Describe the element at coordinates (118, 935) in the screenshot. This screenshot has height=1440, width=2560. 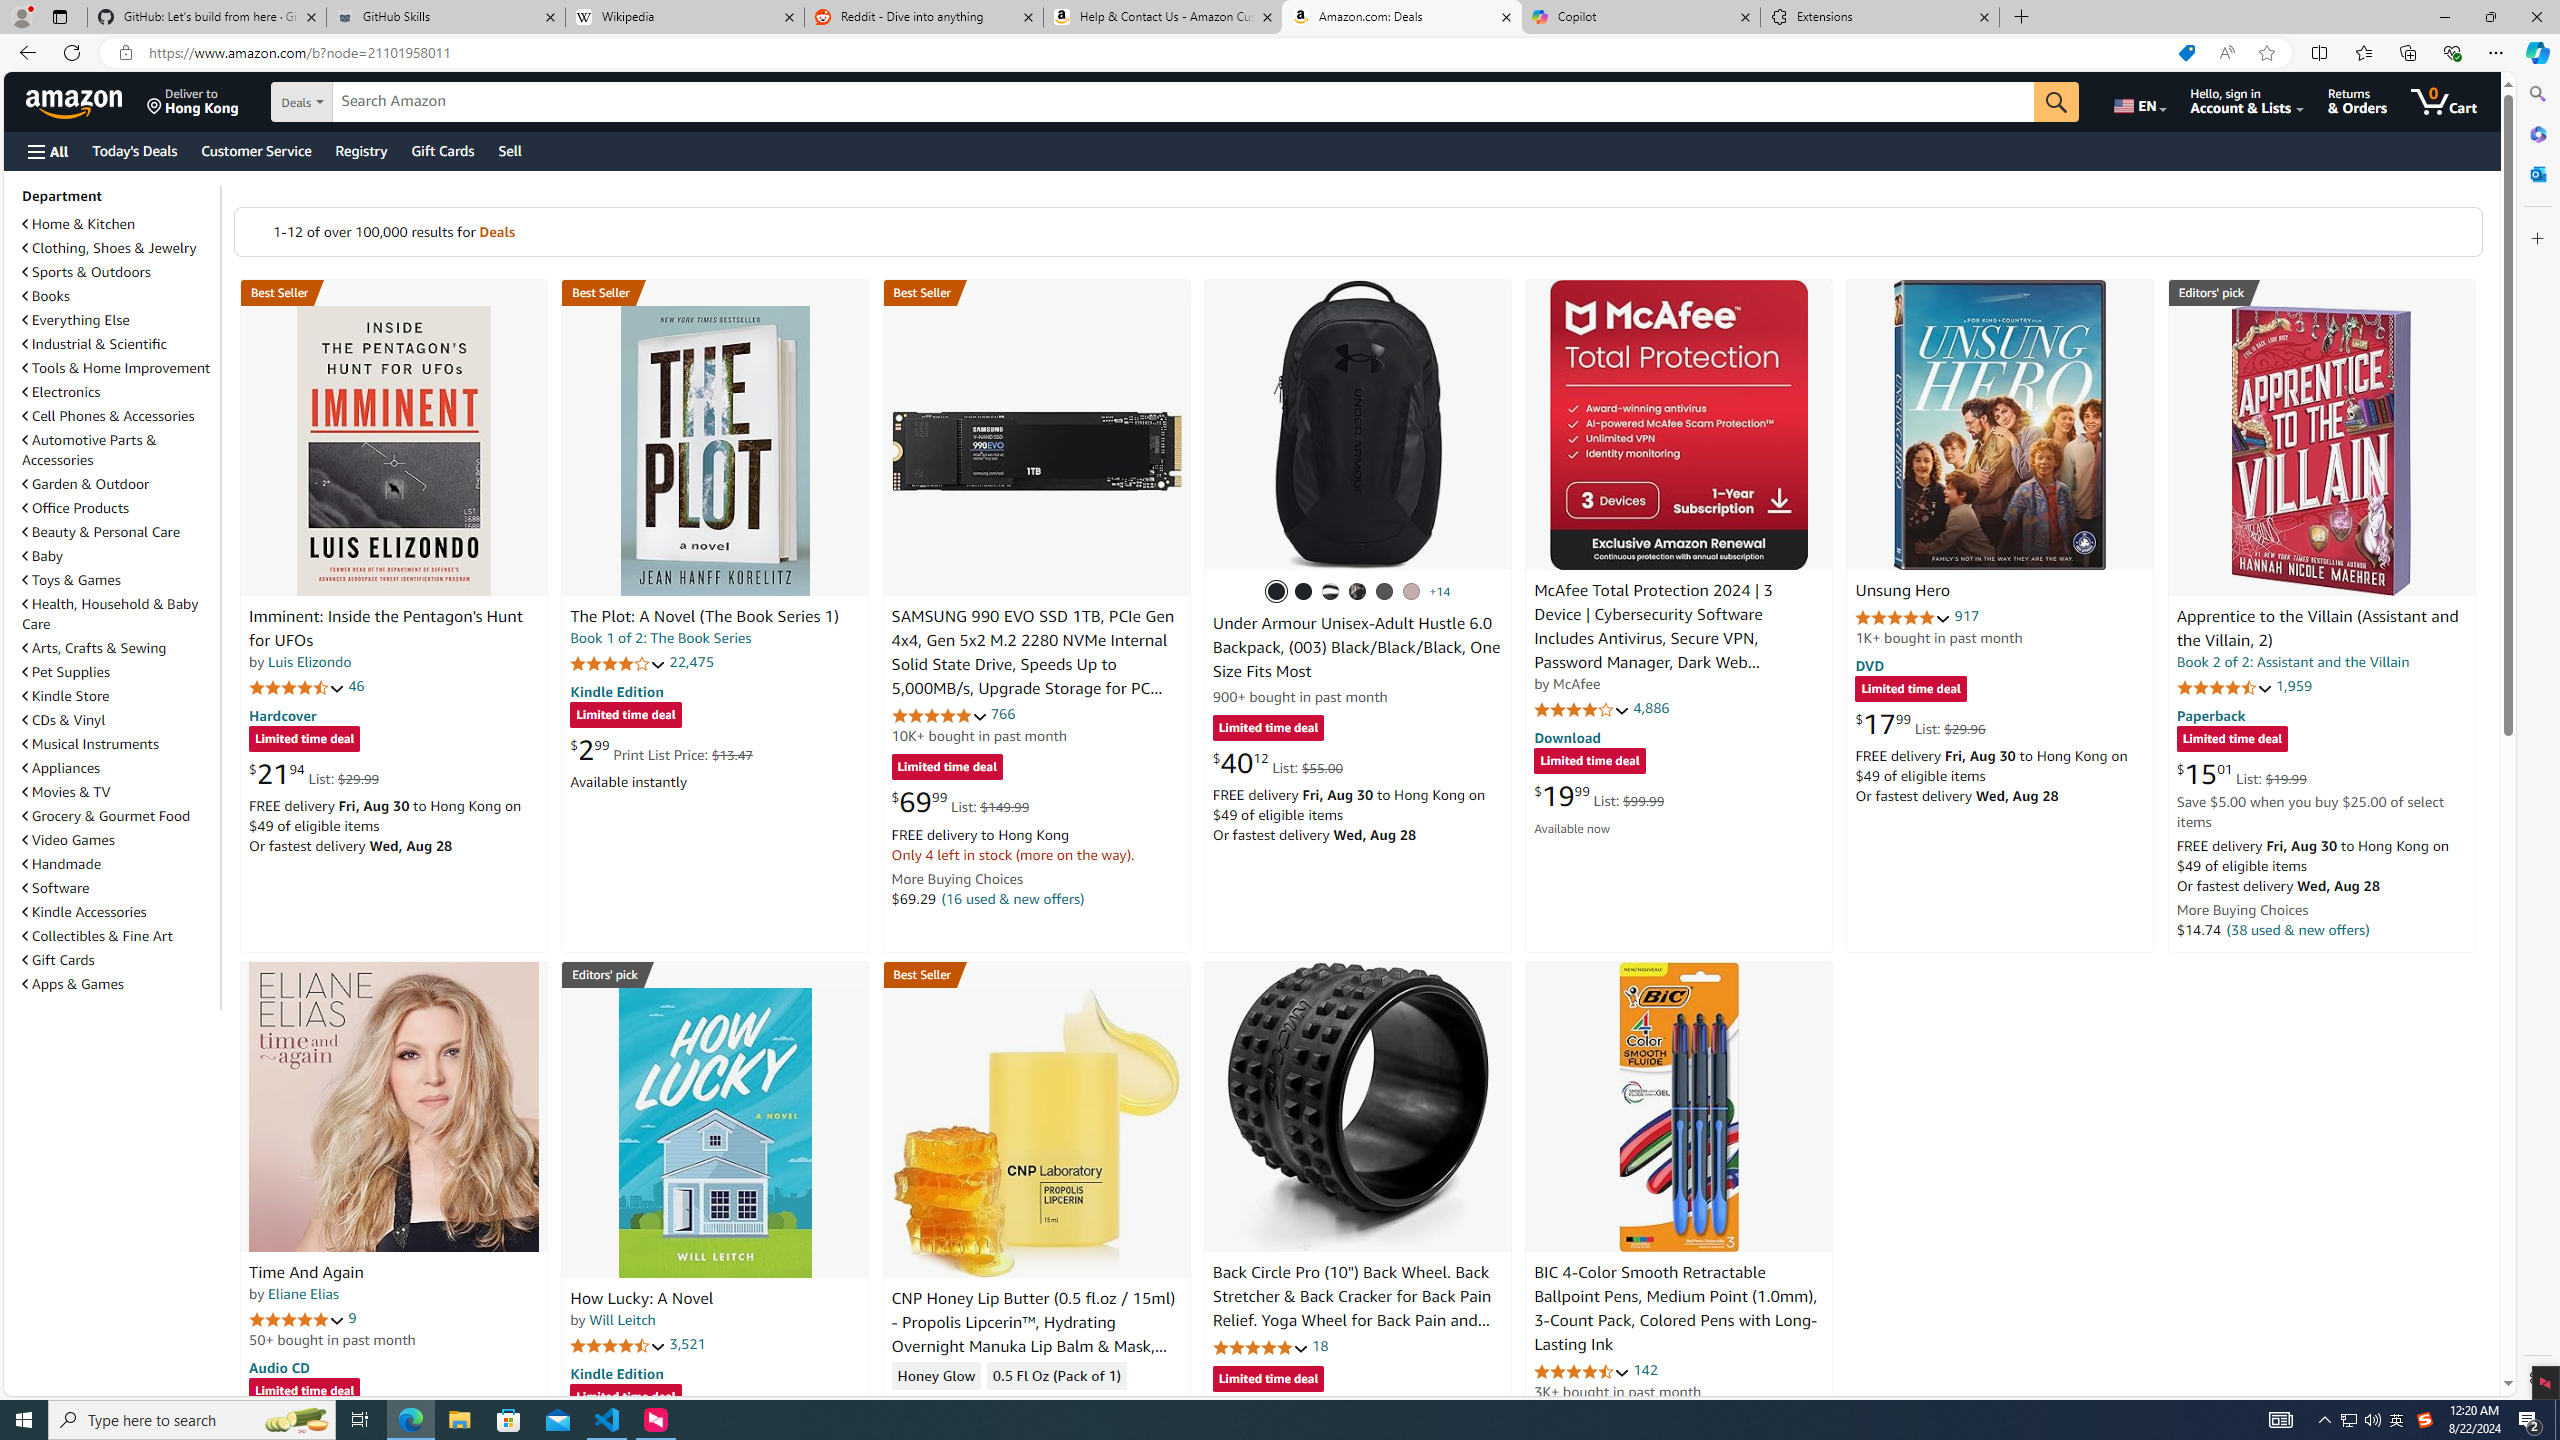
I see `'Collectibles & Fine Art'` at that location.